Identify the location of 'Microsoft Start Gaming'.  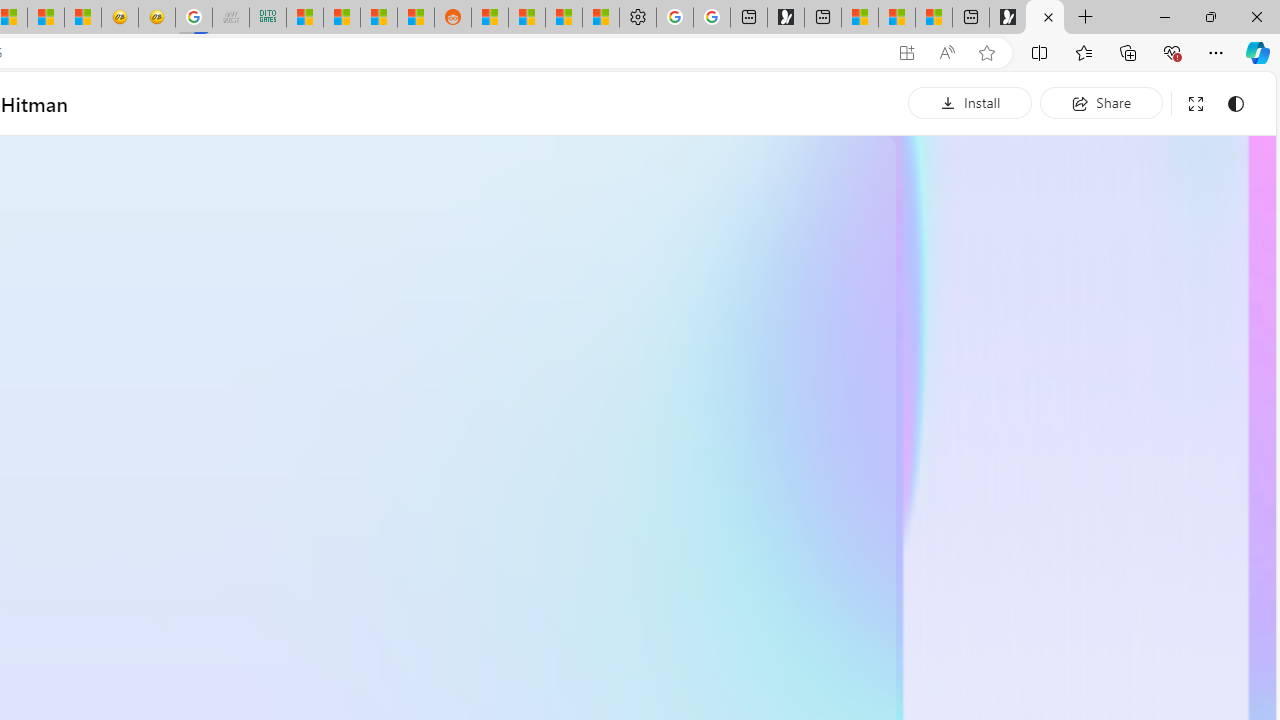
(784, 17).